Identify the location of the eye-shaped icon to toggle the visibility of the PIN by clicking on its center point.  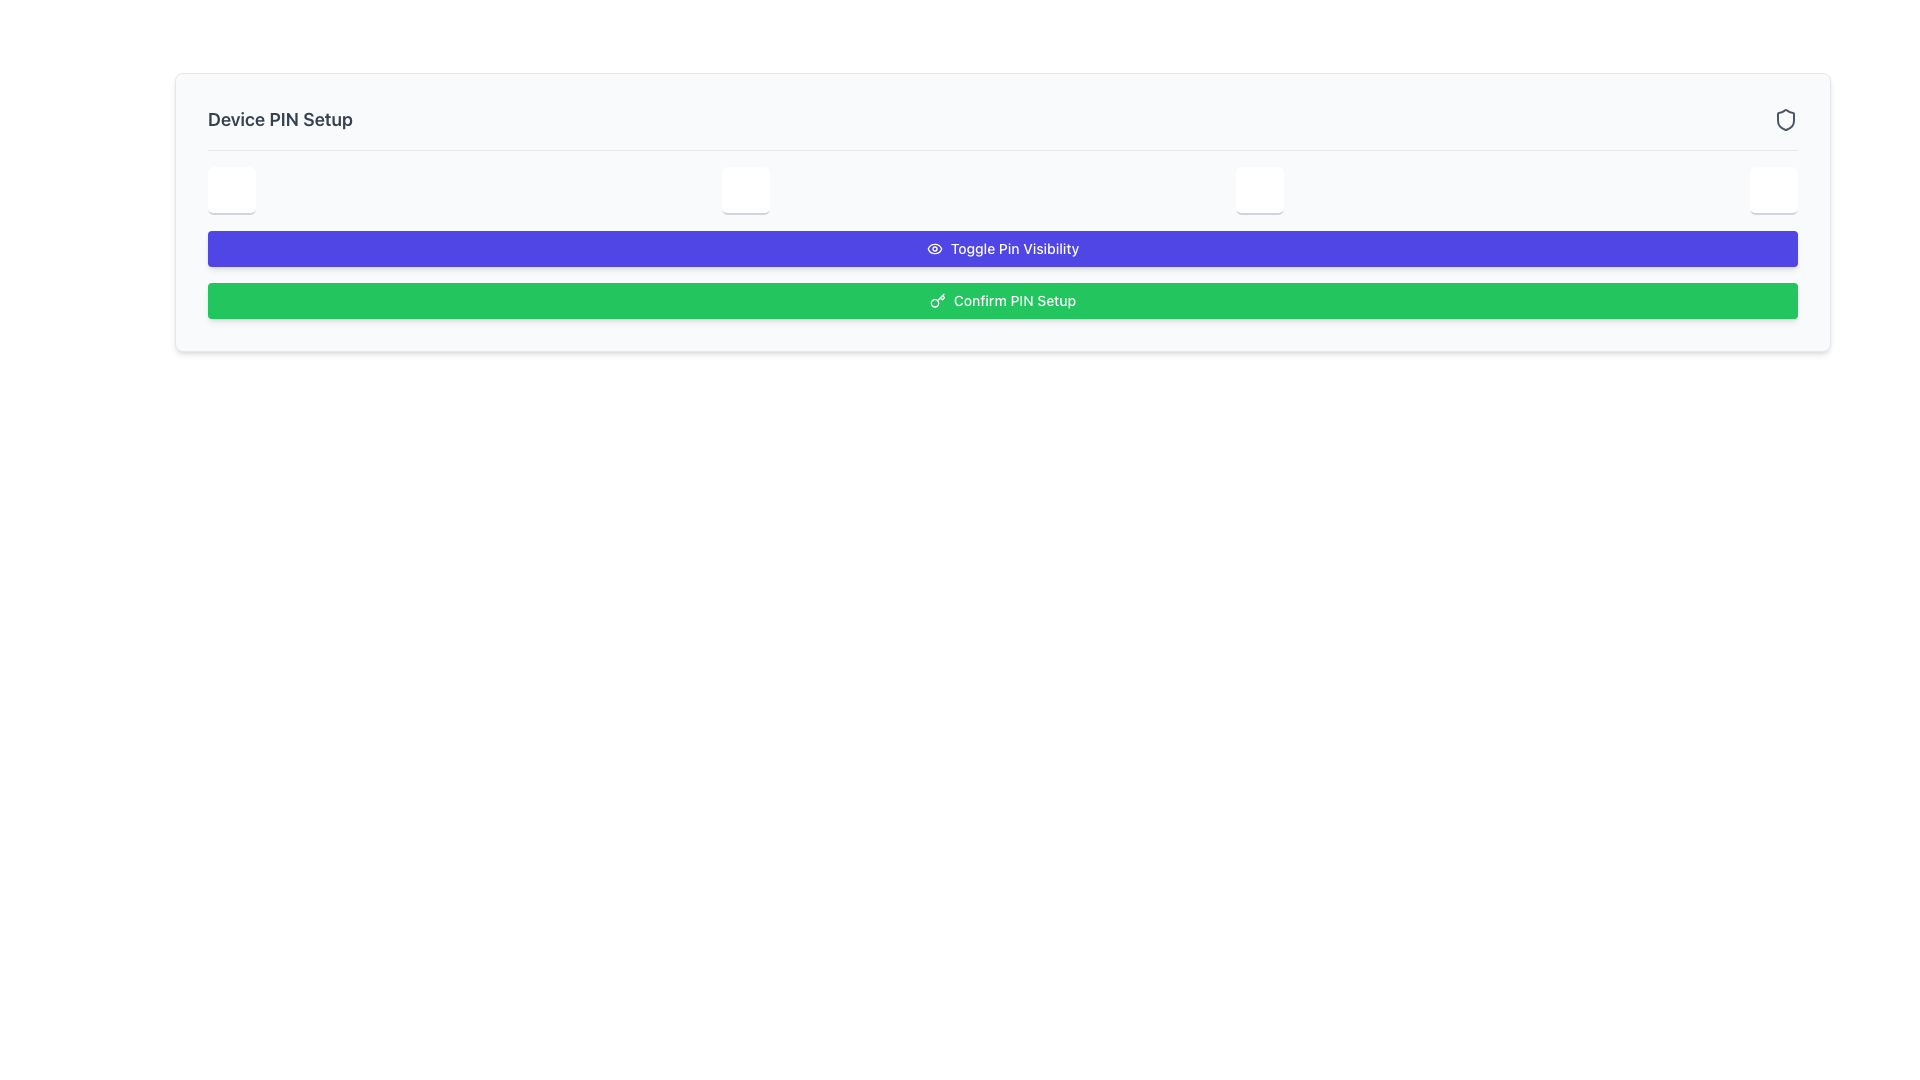
(933, 248).